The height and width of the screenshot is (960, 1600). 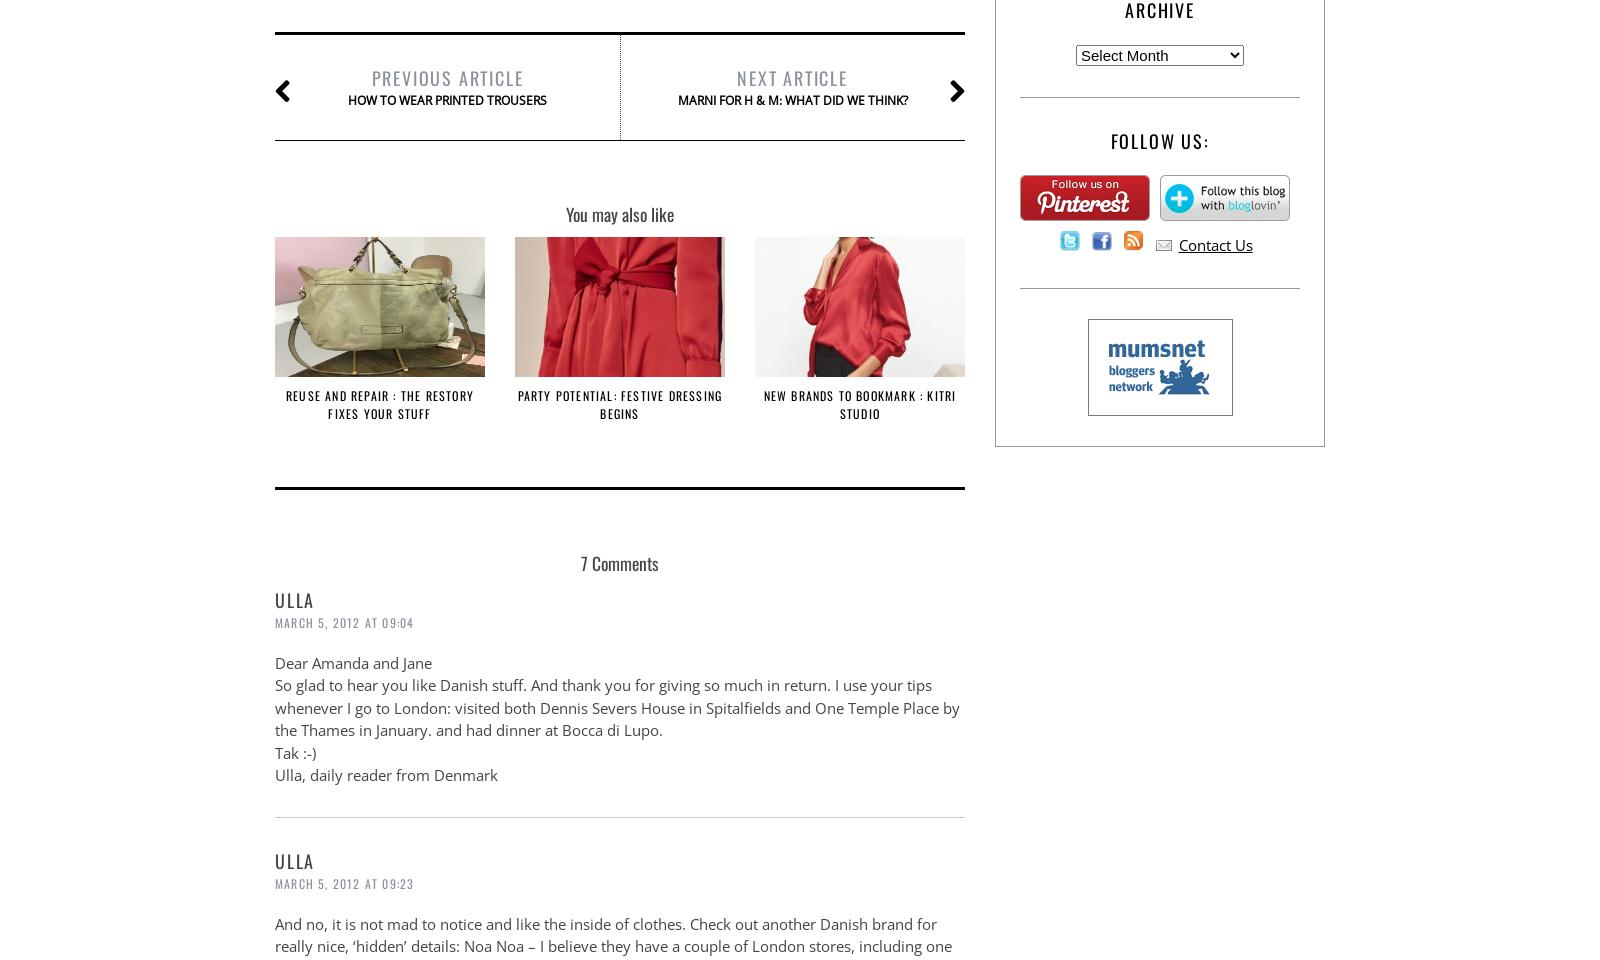 What do you see at coordinates (295, 750) in the screenshot?
I see `'Tak :-)'` at bounding box center [295, 750].